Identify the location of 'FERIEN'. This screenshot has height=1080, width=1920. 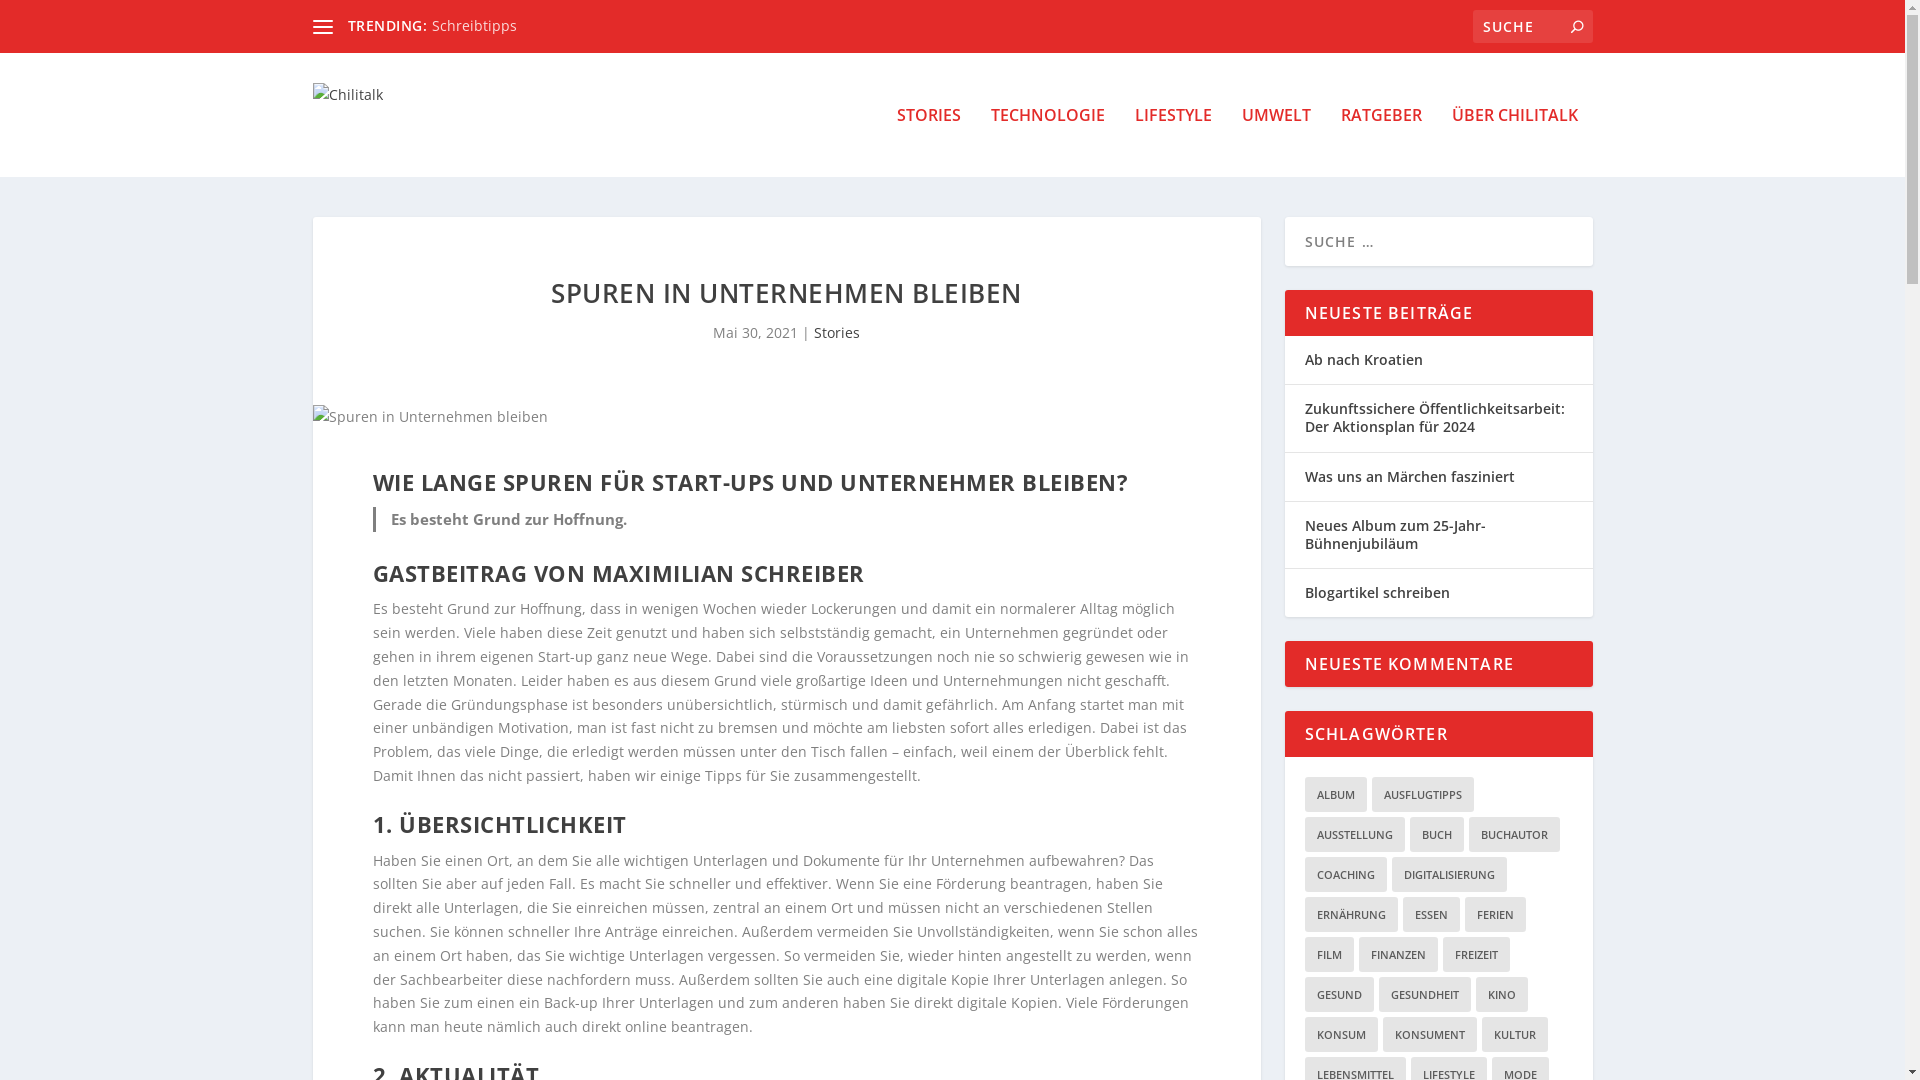
(1494, 914).